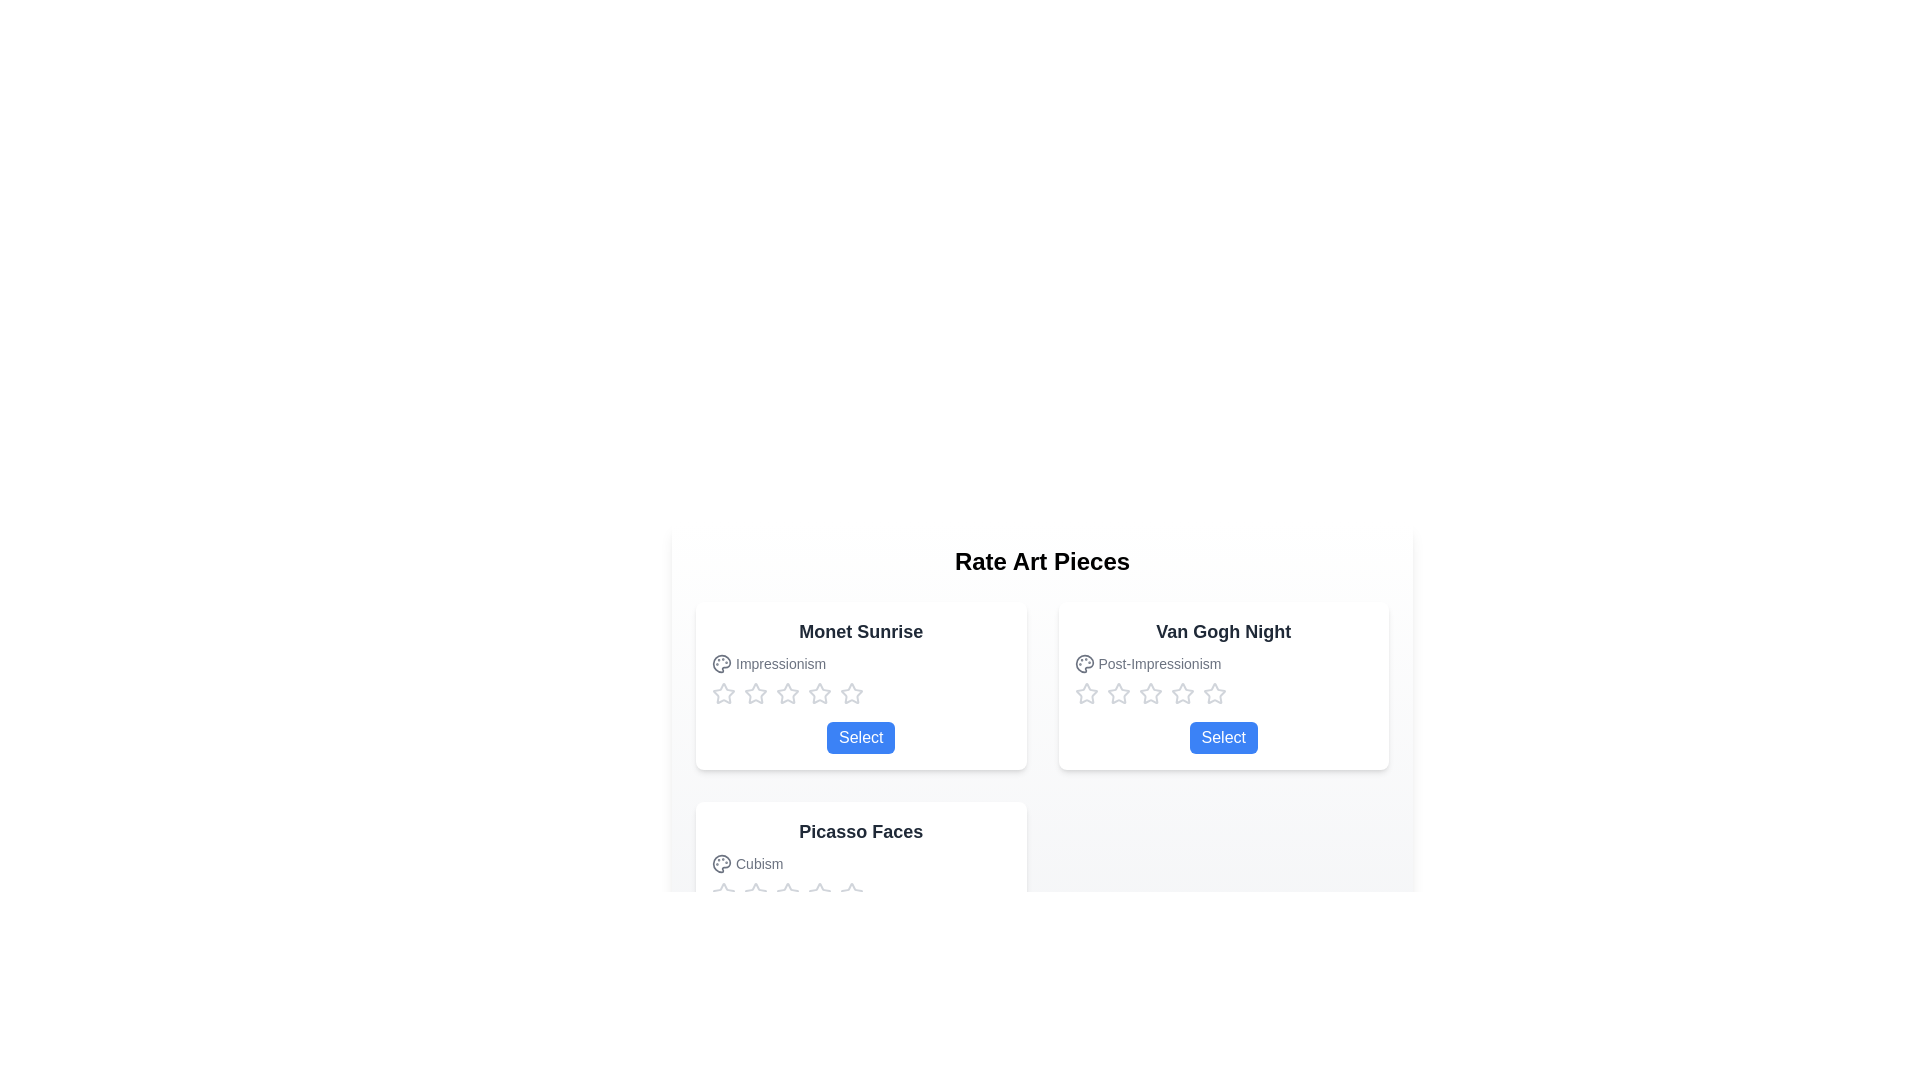 This screenshot has height=1080, width=1920. What do you see at coordinates (786, 692) in the screenshot?
I see `the third star icon in the rating row below 'Monet Sunrise'` at bounding box center [786, 692].